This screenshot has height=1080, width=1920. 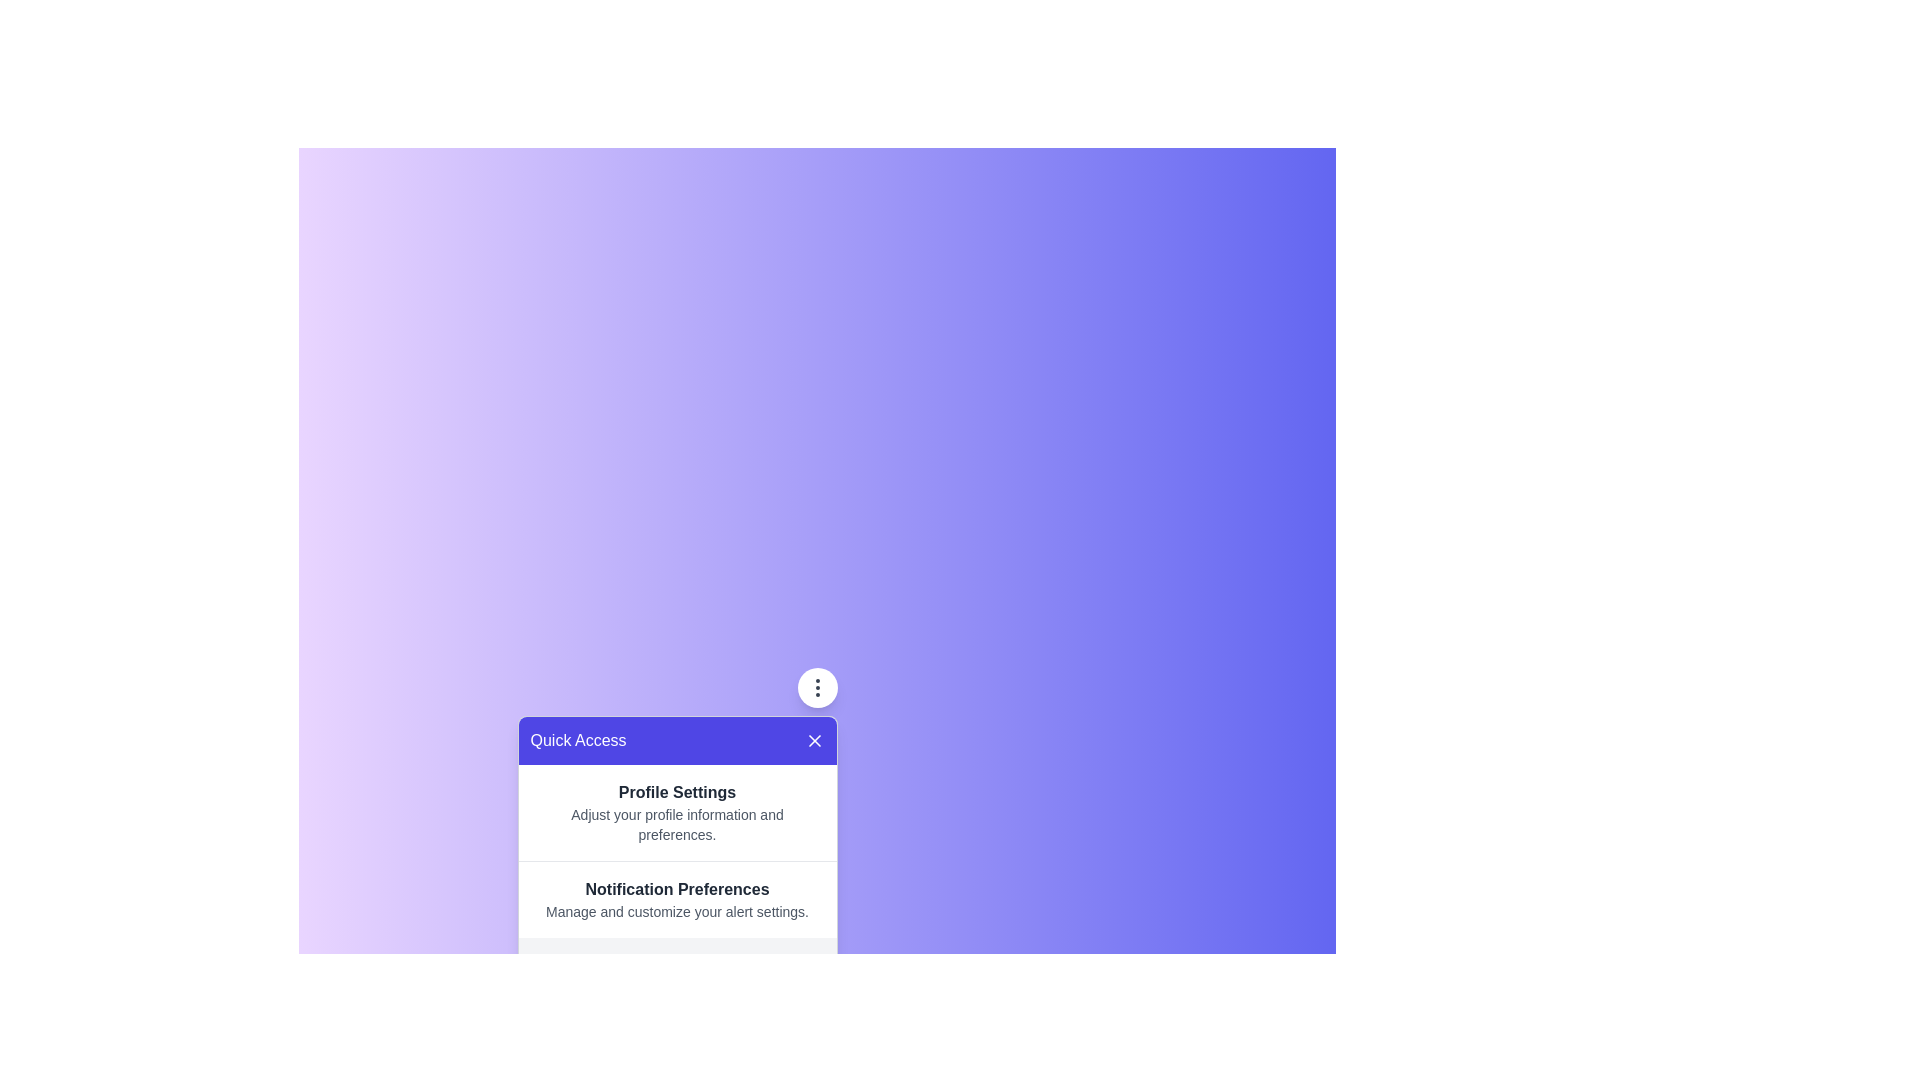 I want to click on the 'Profile Settings' header and description text block, which provides information about user profile customization options in the 'Quick Access' popup, so click(x=677, y=813).